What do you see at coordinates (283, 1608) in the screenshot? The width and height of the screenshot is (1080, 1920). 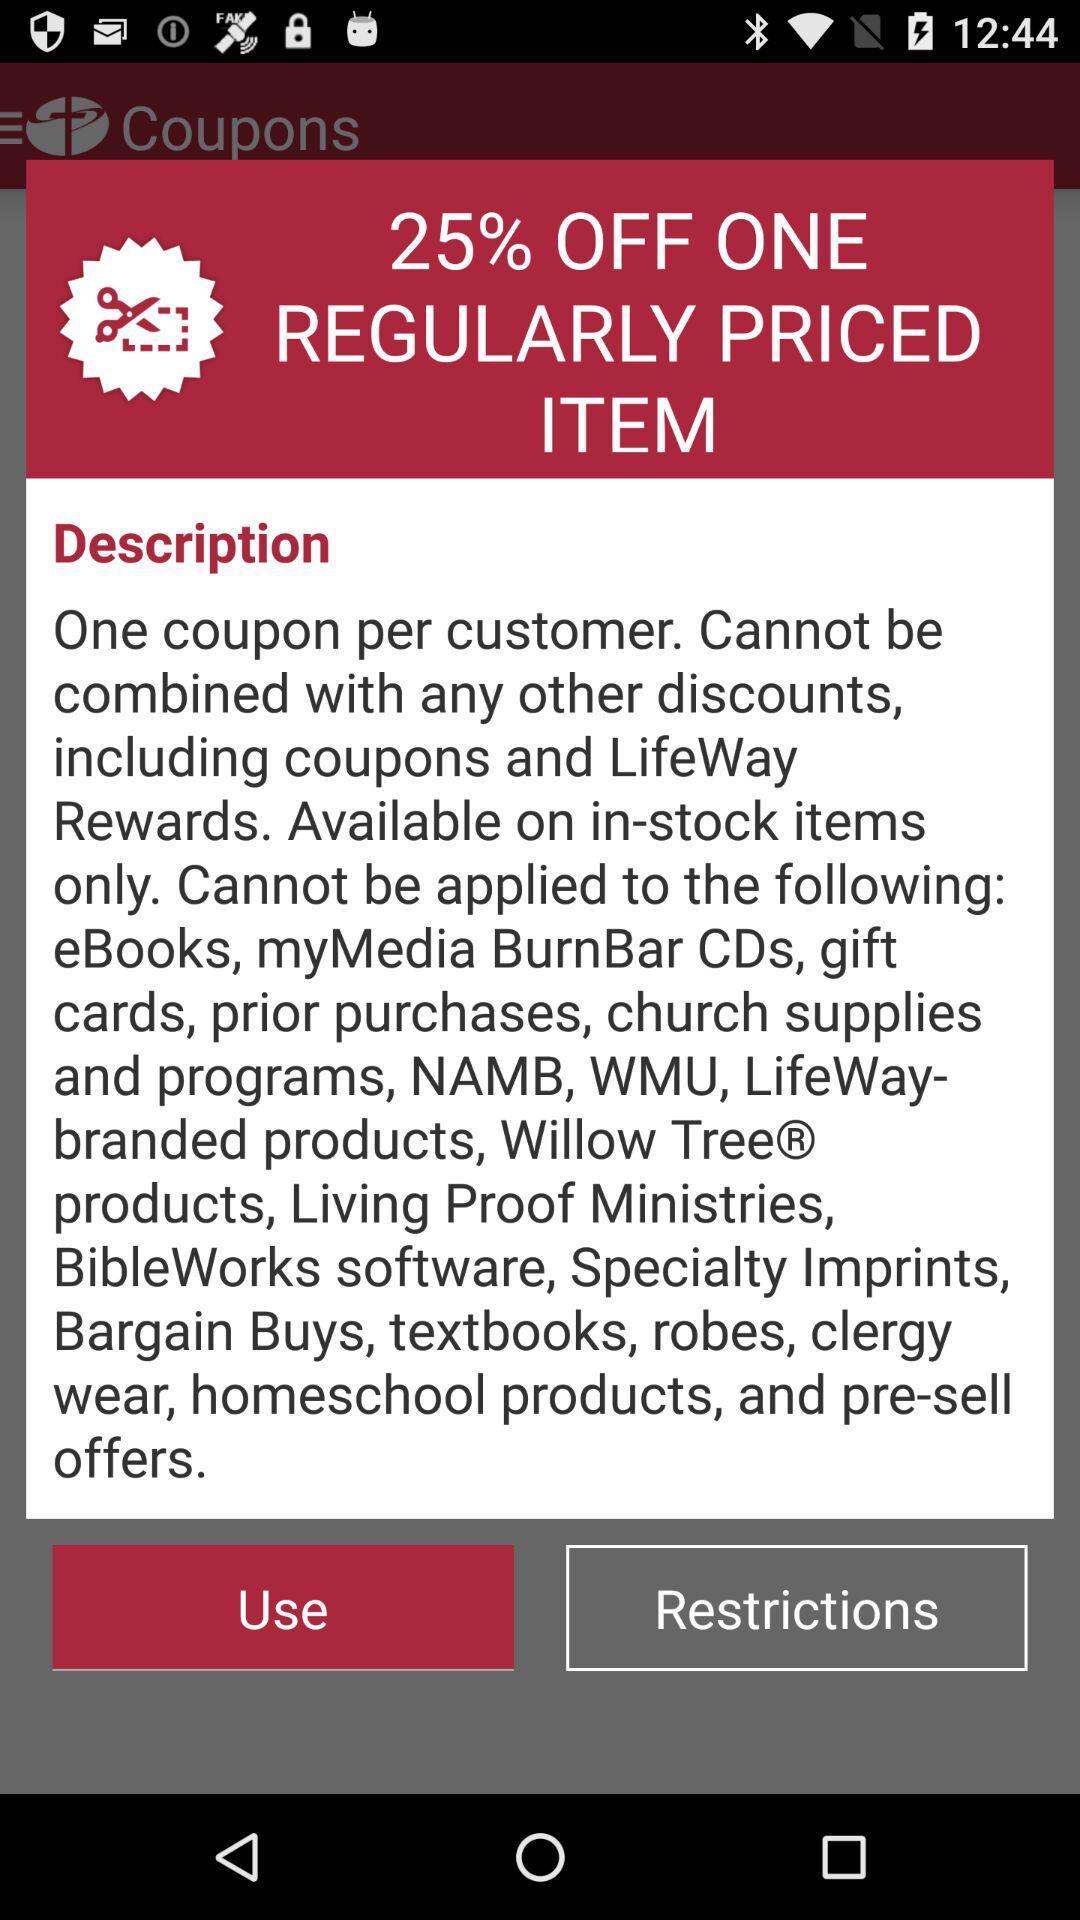 I see `the icon next to the restrictions button` at bounding box center [283, 1608].